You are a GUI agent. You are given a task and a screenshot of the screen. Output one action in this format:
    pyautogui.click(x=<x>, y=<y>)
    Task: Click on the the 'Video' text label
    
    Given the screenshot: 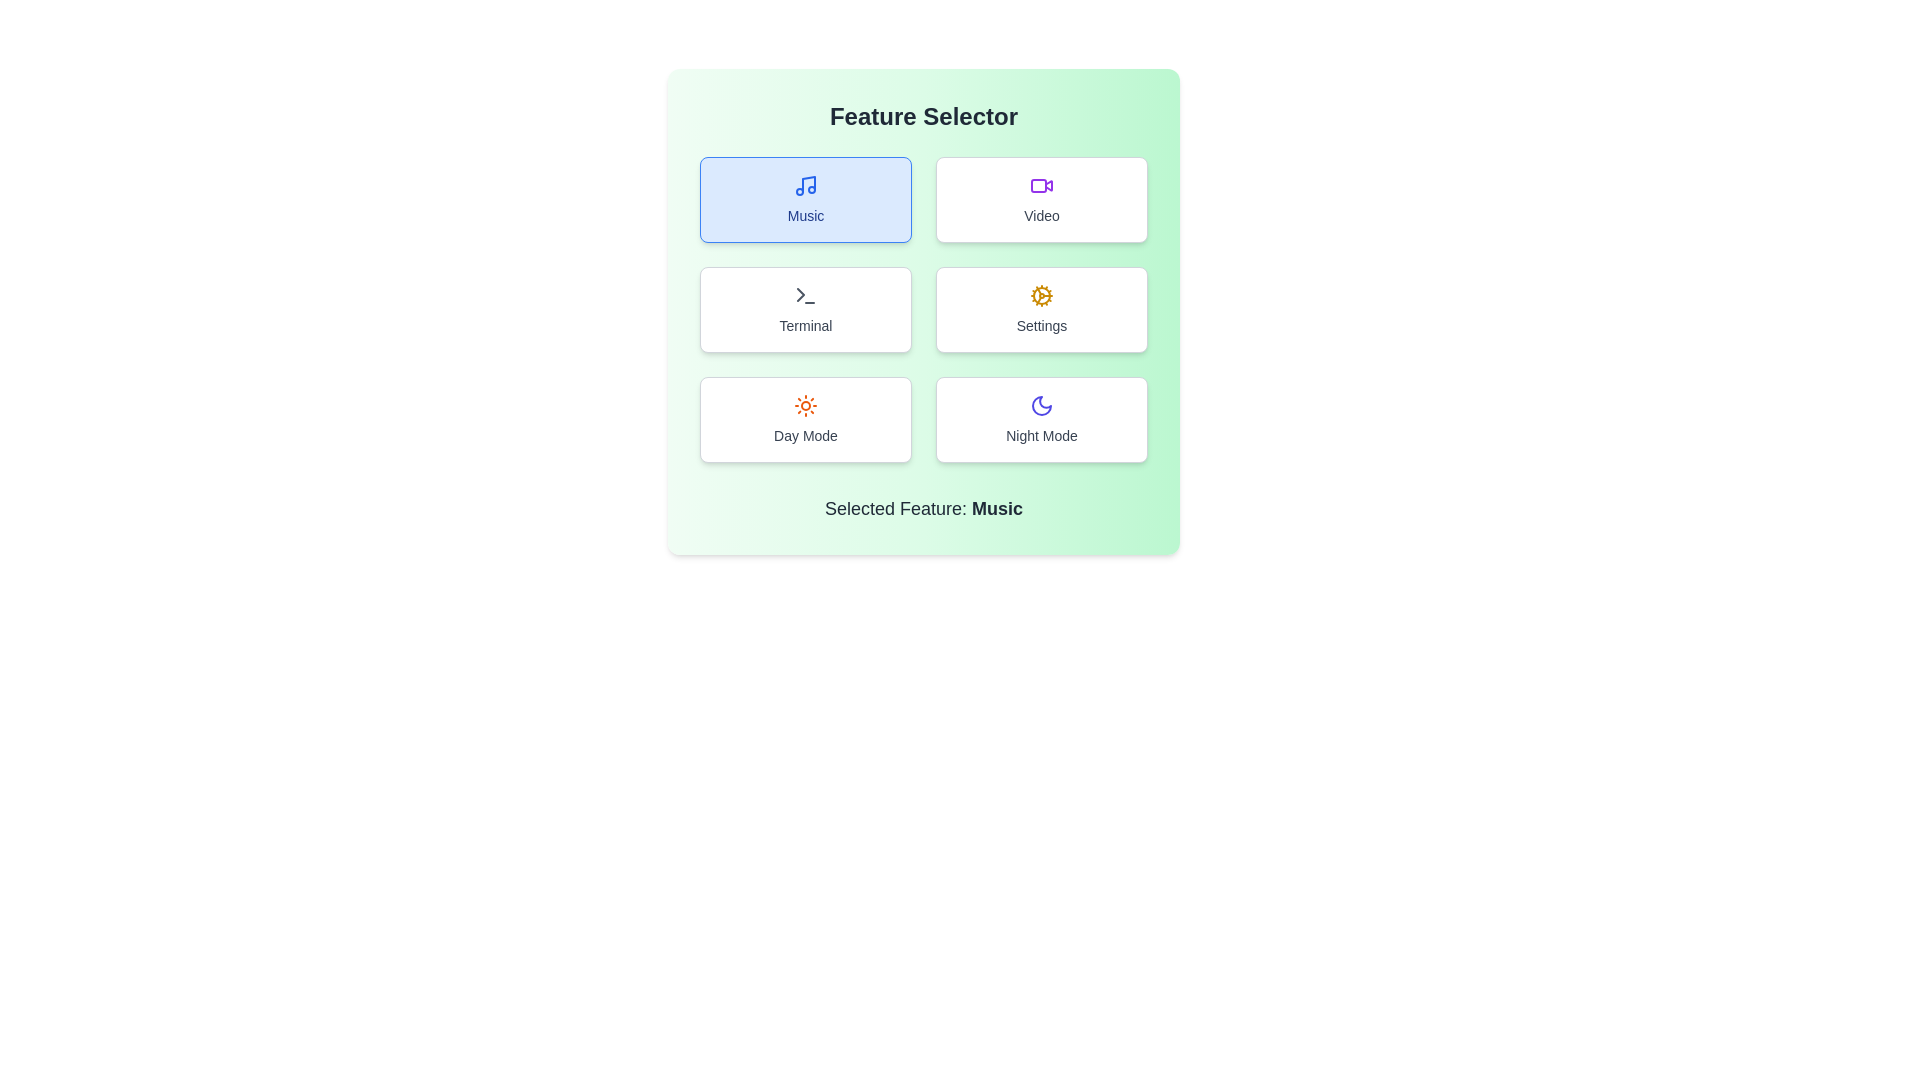 What is the action you would take?
    pyautogui.click(x=1040, y=216)
    